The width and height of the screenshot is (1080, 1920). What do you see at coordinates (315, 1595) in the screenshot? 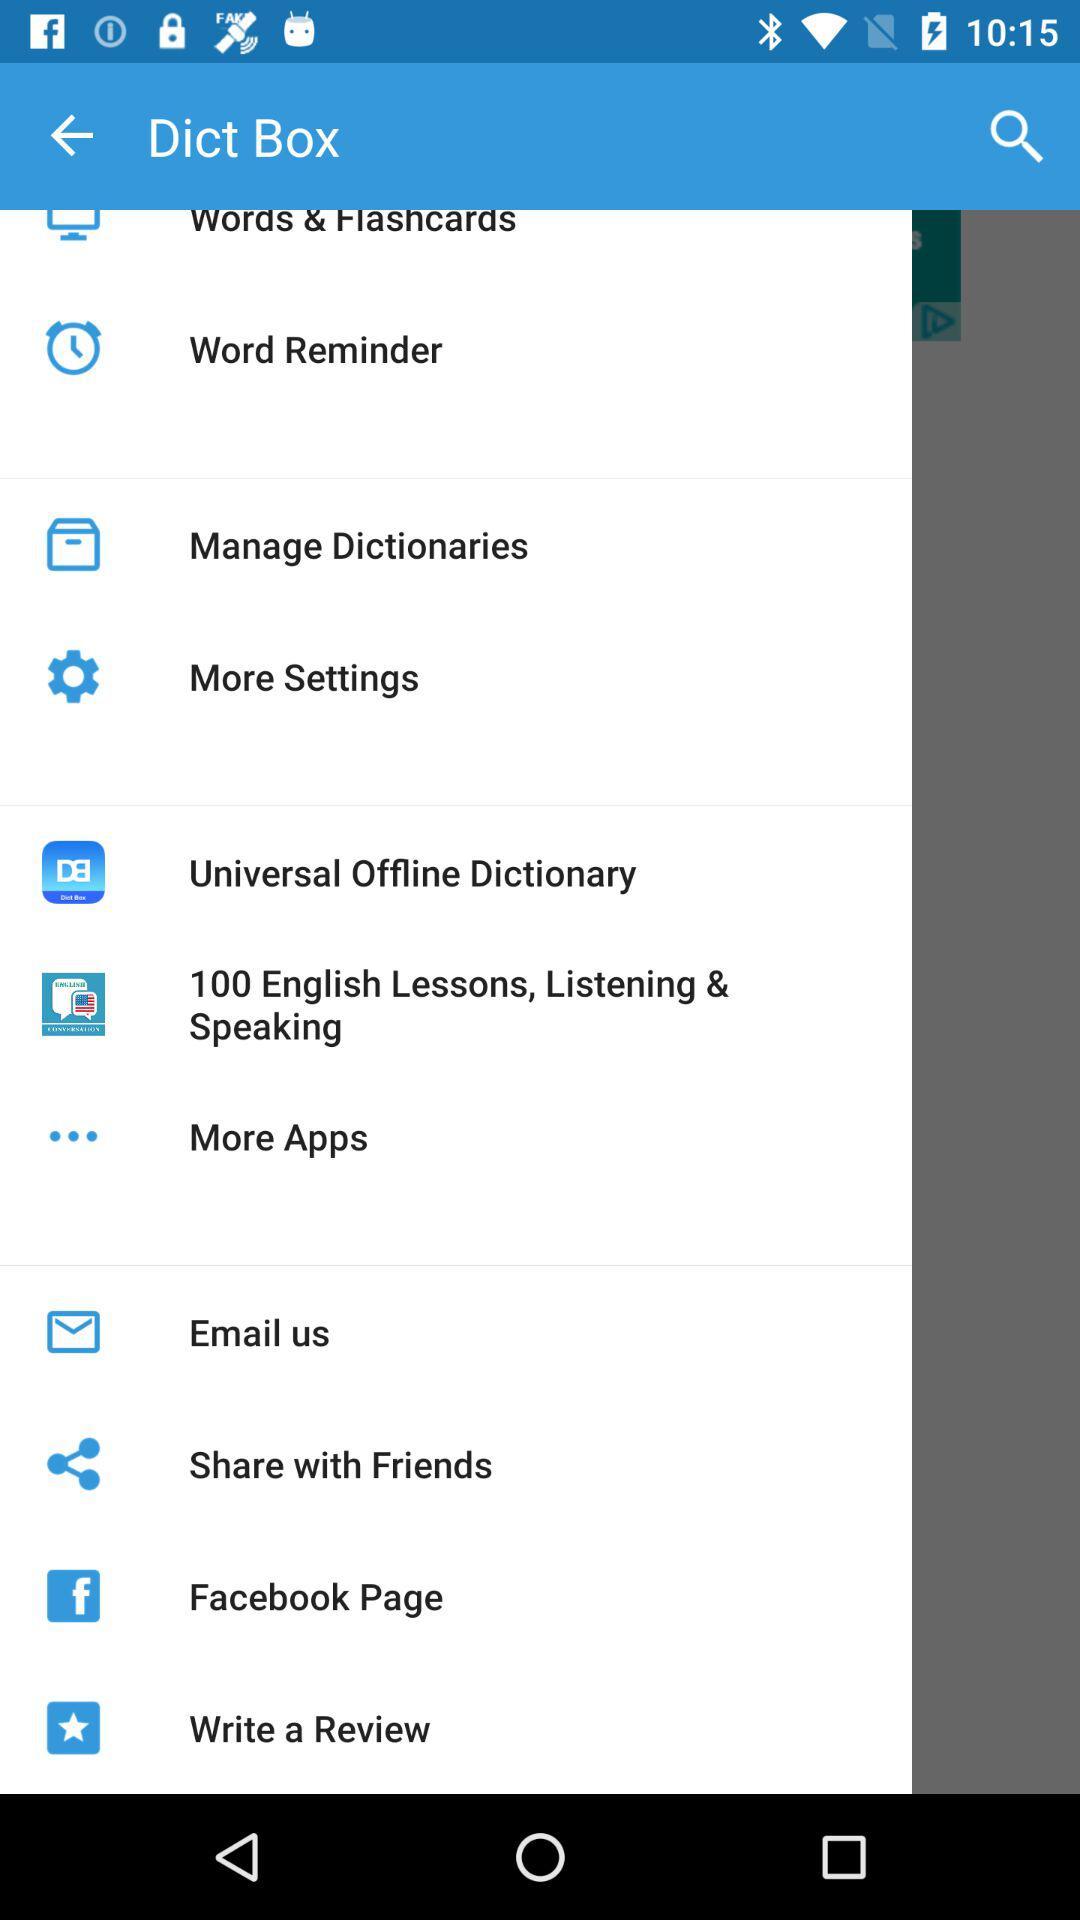
I see `facebook page item` at bounding box center [315, 1595].